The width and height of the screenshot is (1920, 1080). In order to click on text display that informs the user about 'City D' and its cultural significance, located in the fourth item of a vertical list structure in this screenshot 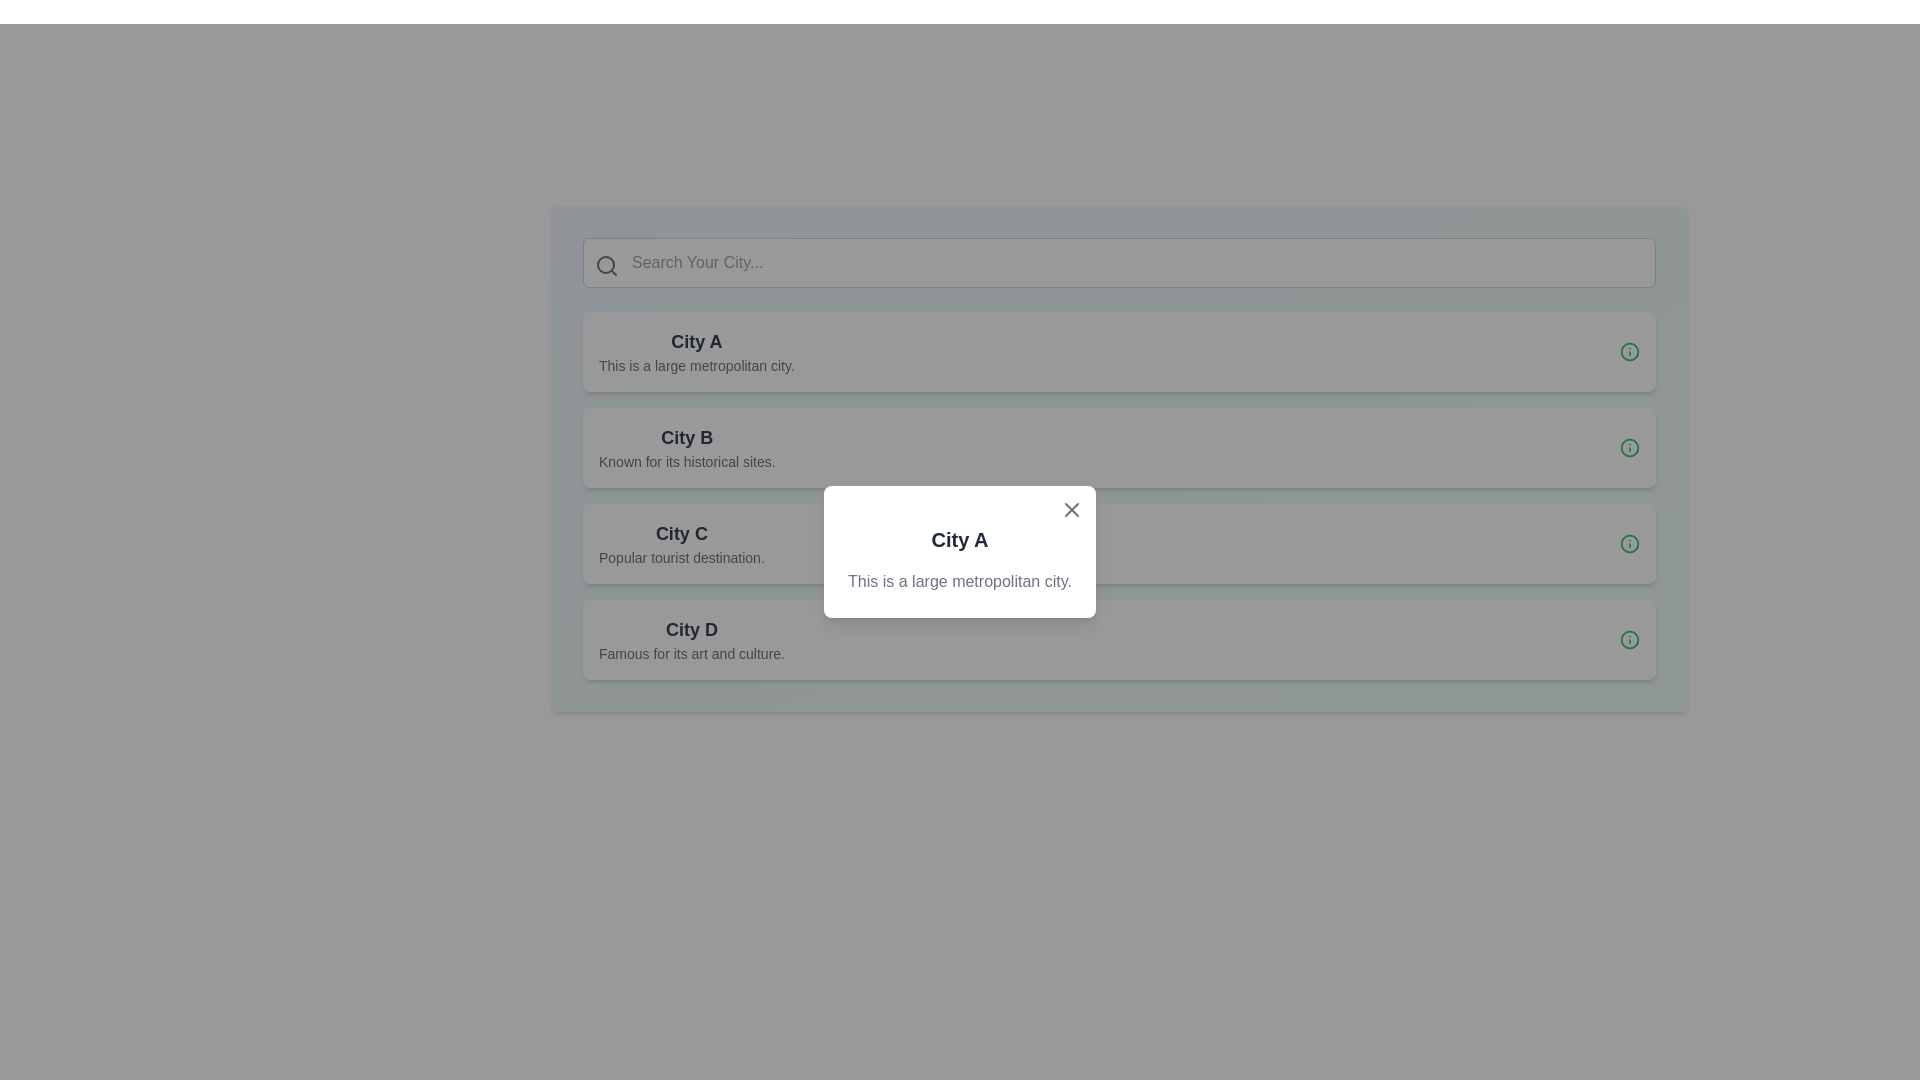, I will do `click(691, 640)`.